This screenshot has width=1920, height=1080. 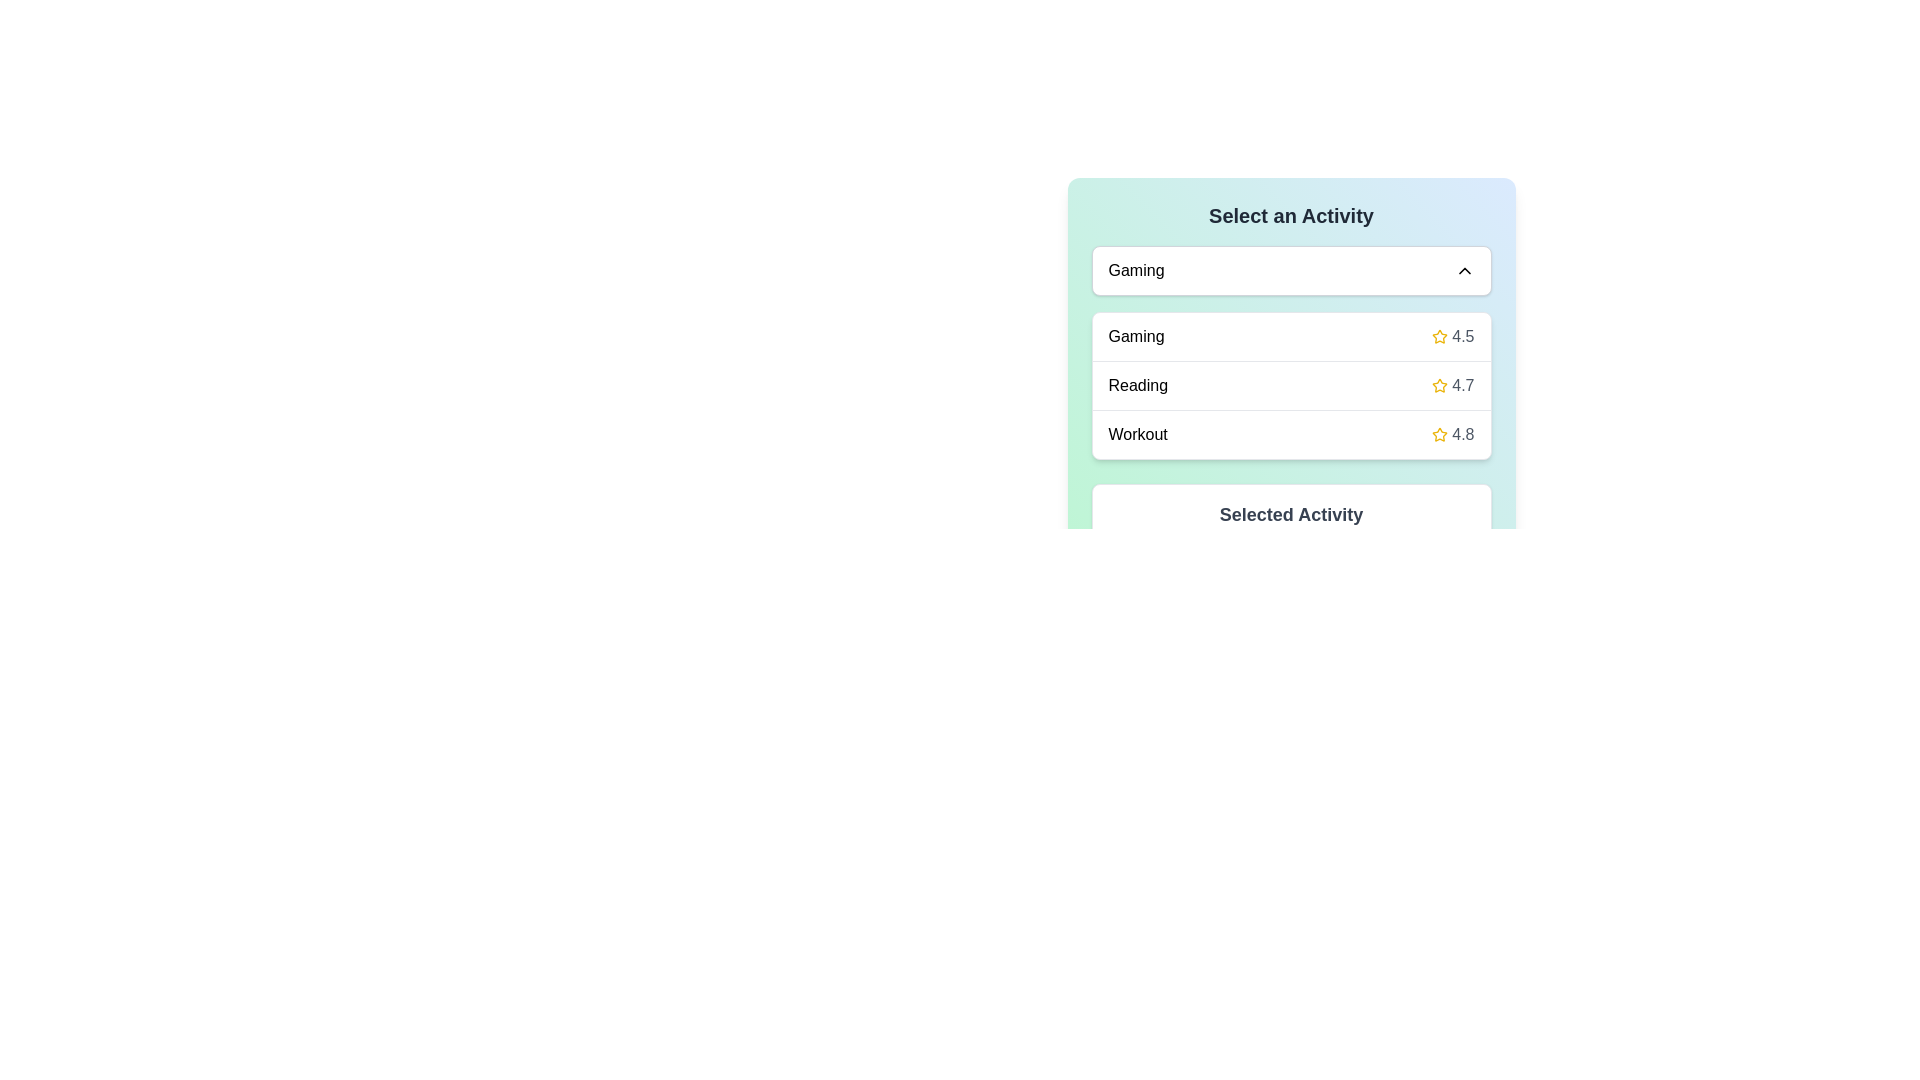 What do you see at coordinates (1453, 434) in the screenshot?
I see `the rating indicator displaying a score of 4.8 located to the right of the text 'Workout' in the third entry of the list` at bounding box center [1453, 434].